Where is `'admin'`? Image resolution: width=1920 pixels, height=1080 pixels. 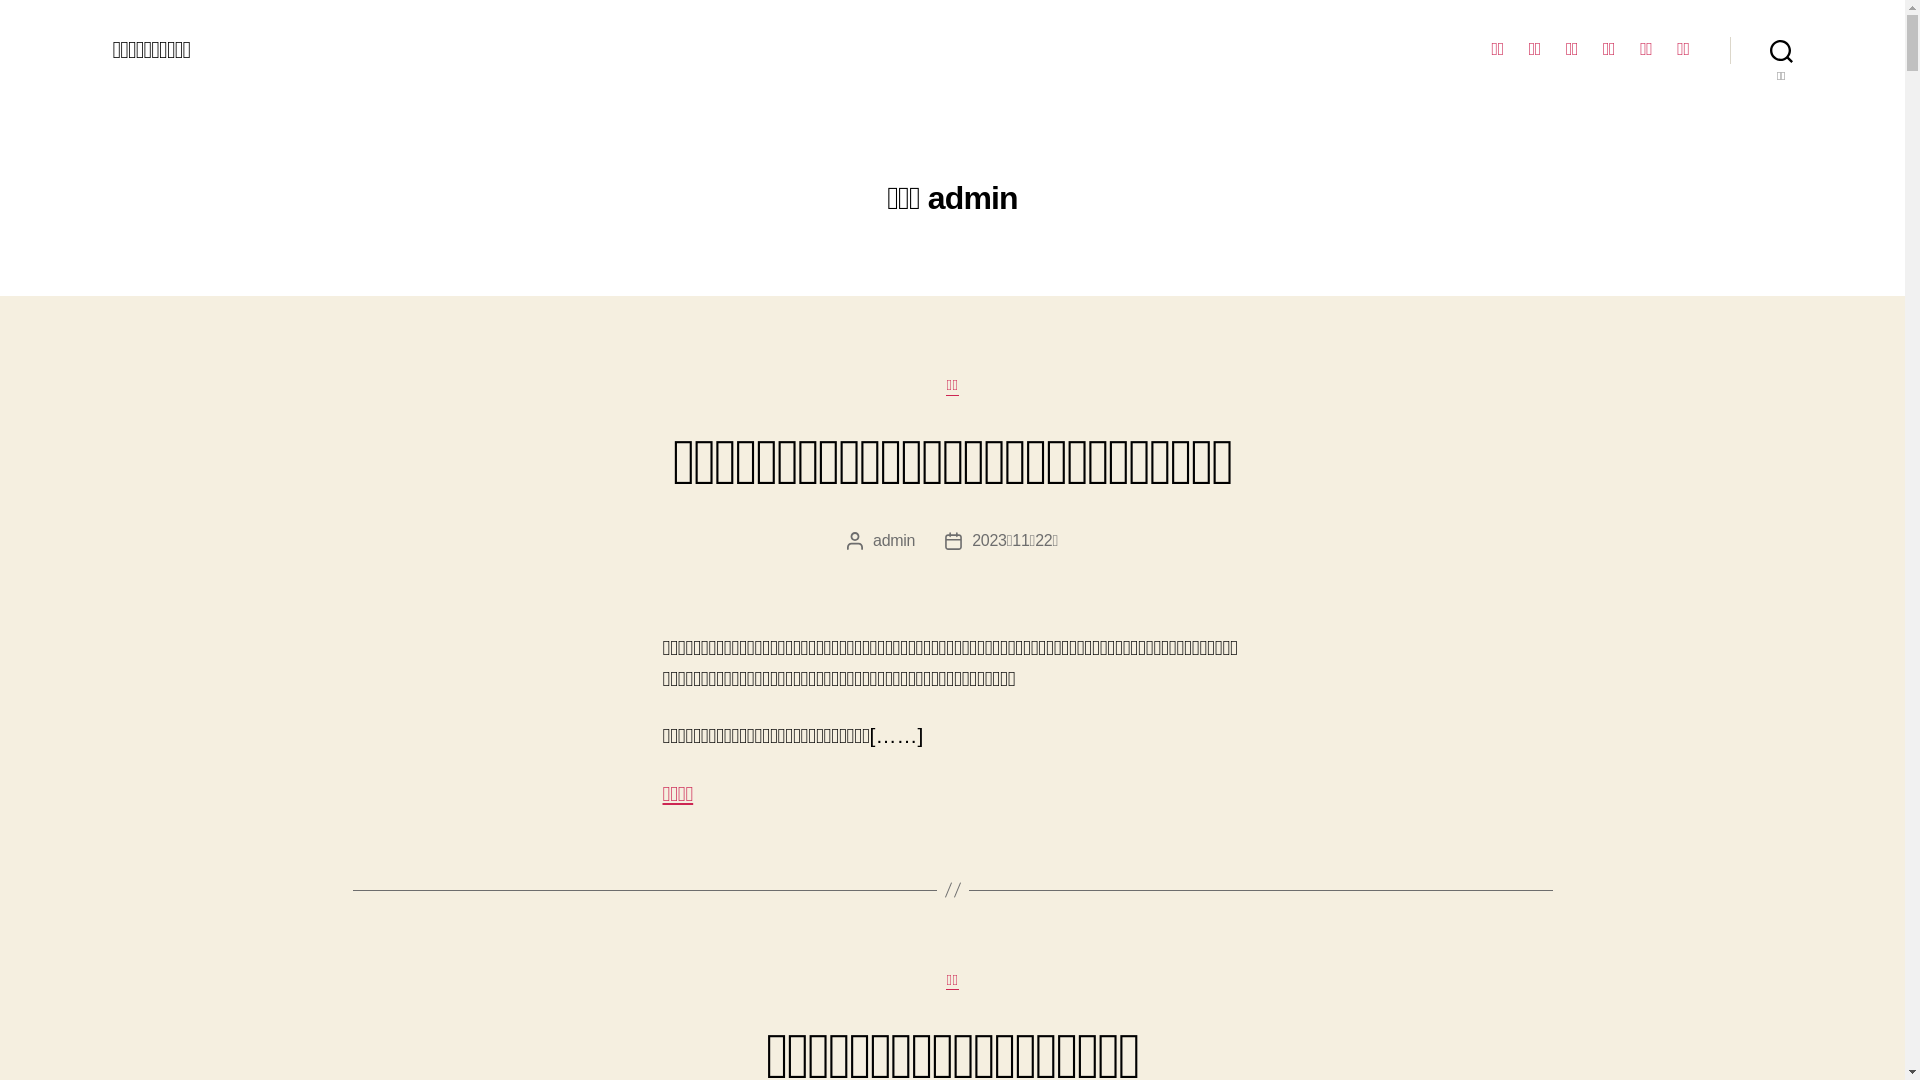 'admin' is located at coordinates (873, 540).